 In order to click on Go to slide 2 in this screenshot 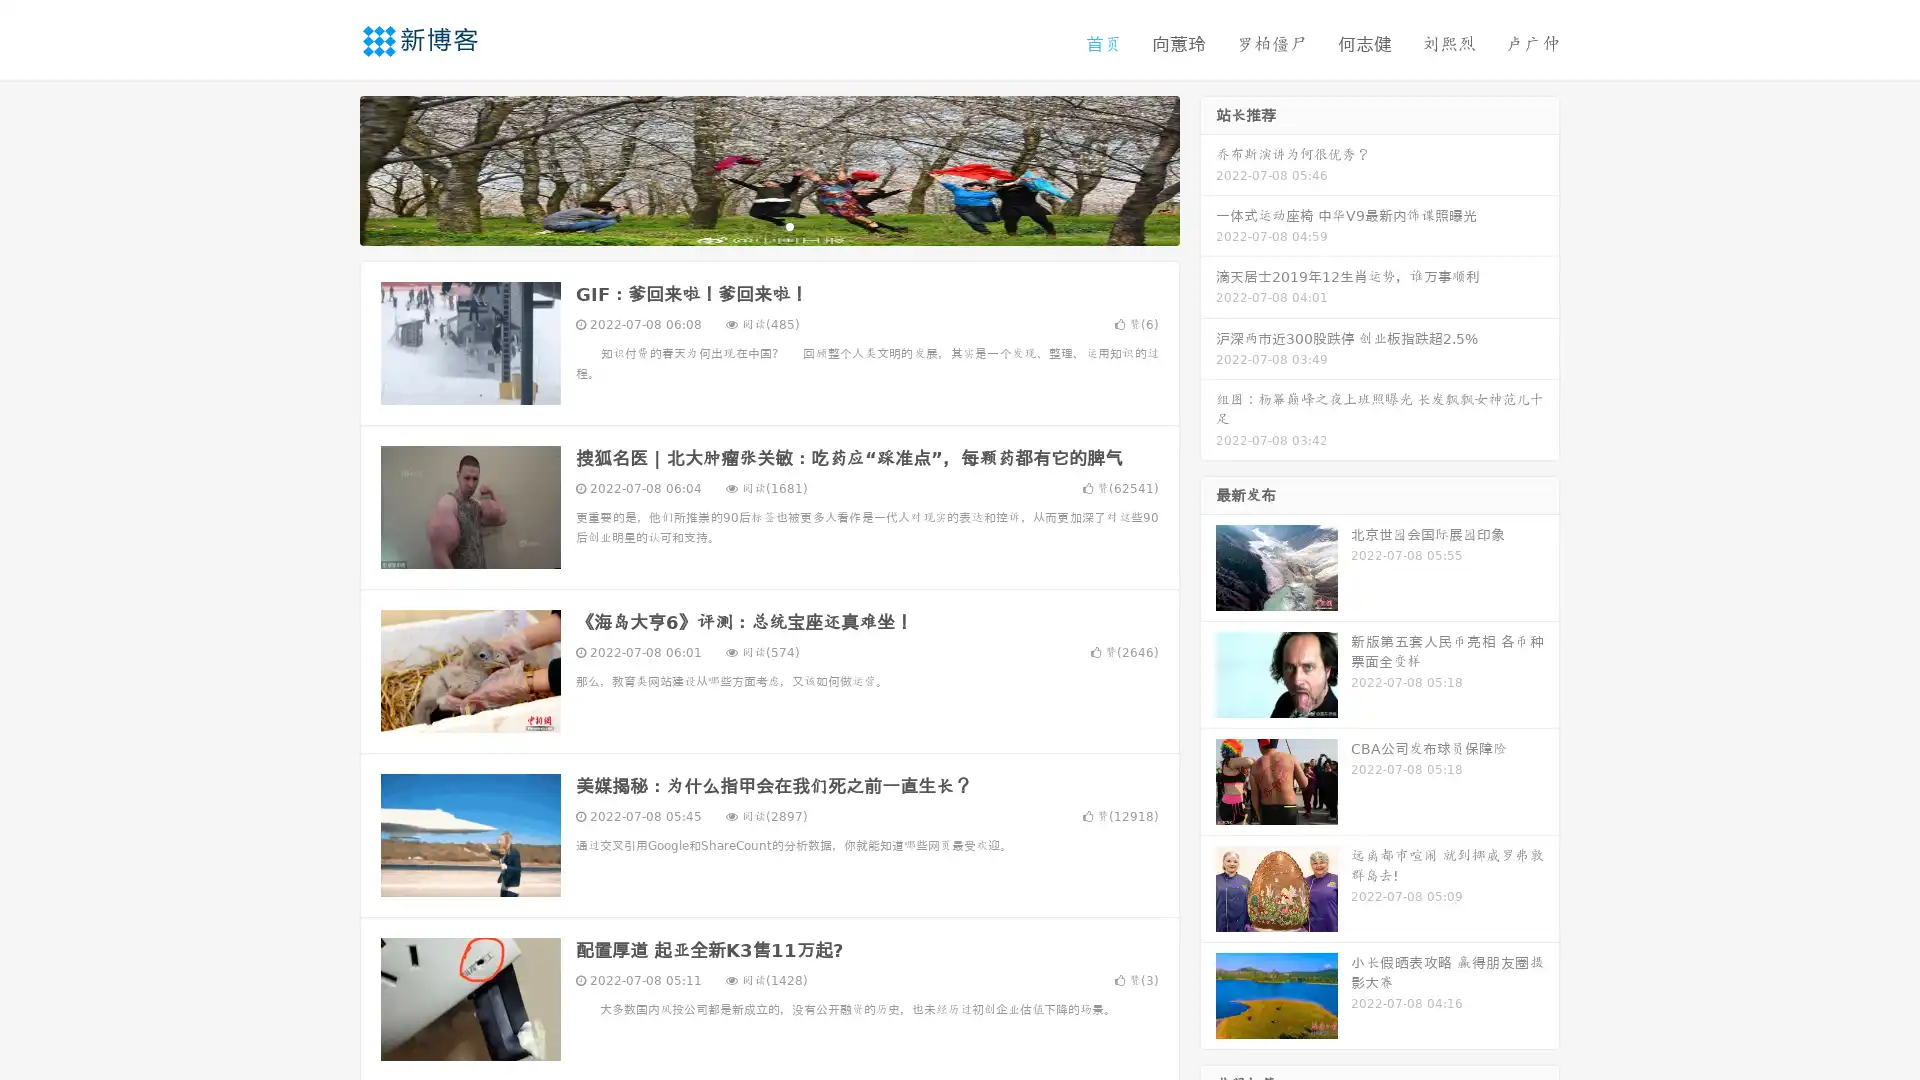, I will do `click(768, 225)`.